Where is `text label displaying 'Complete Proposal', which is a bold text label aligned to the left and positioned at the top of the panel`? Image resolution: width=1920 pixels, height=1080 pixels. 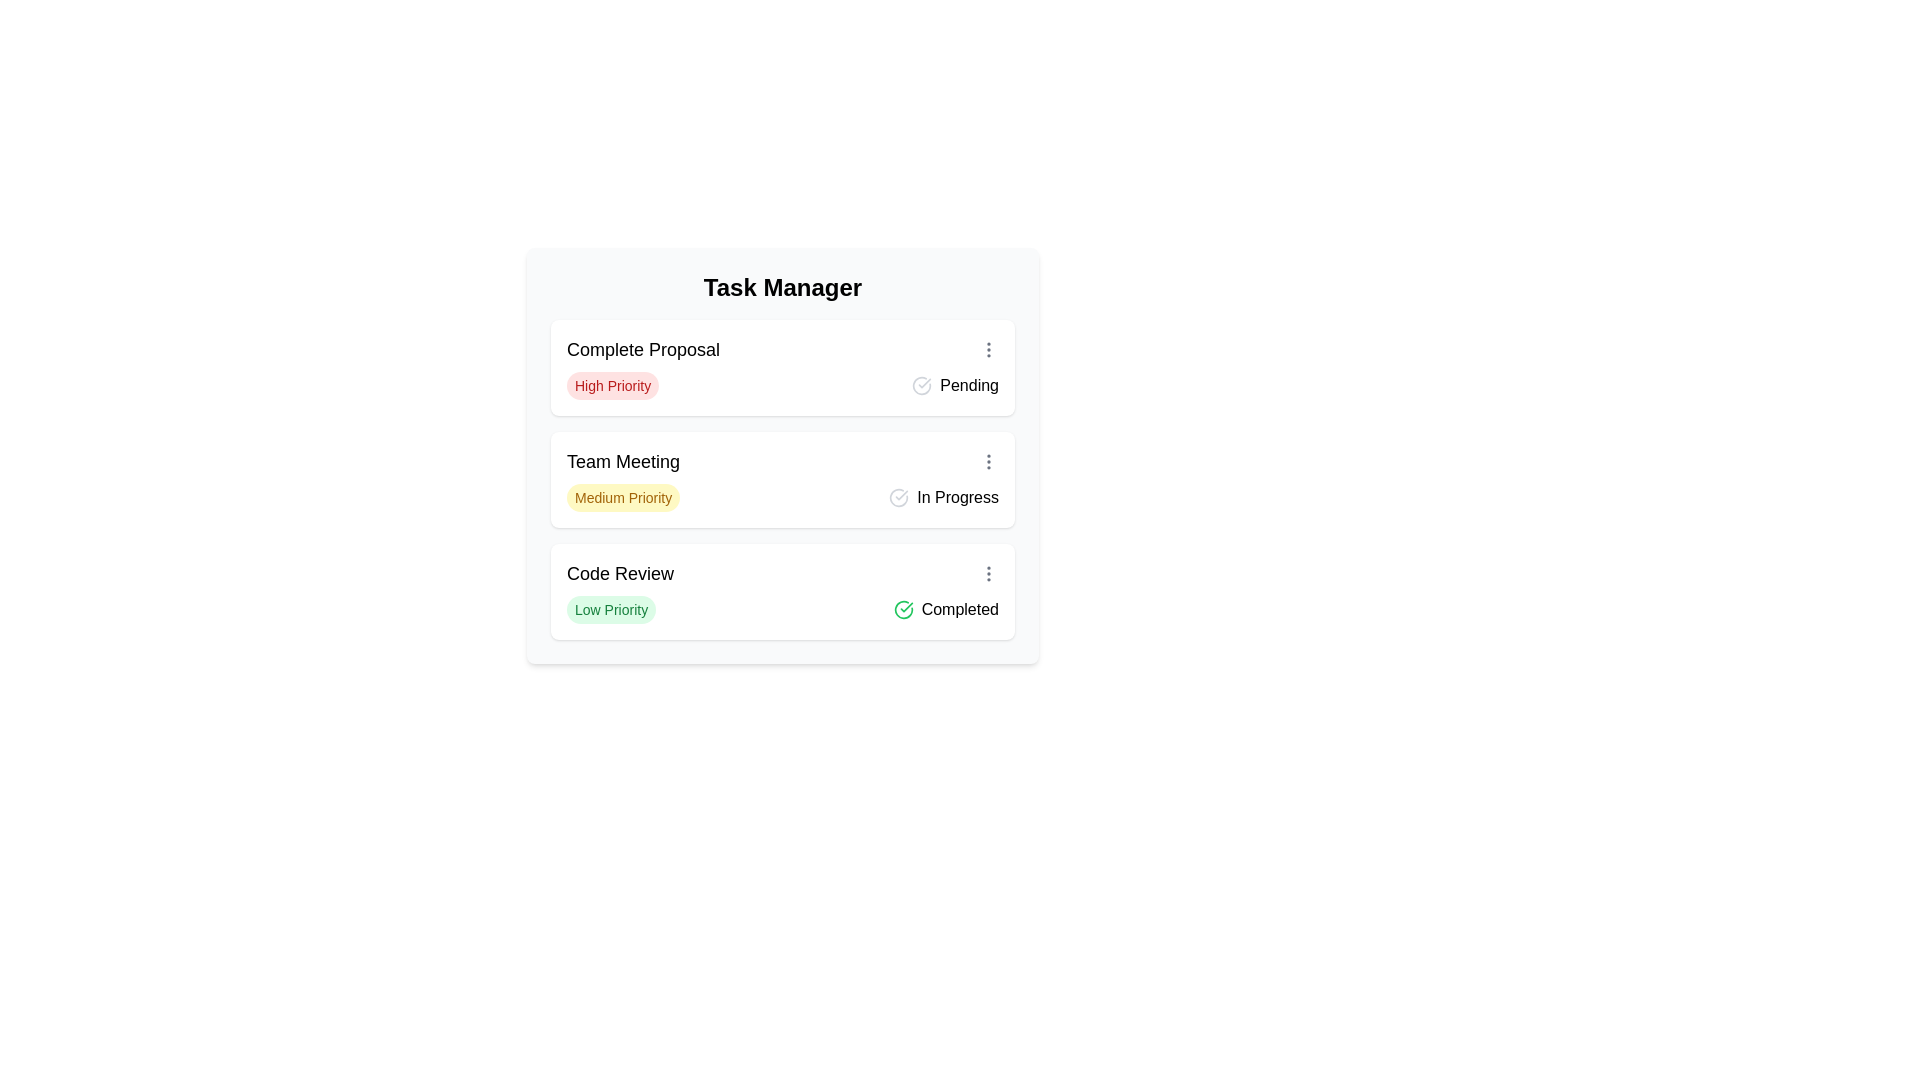
text label displaying 'Complete Proposal', which is a bold text label aligned to the left and positioned at the top of the panel is located at coordinates (643, 349).